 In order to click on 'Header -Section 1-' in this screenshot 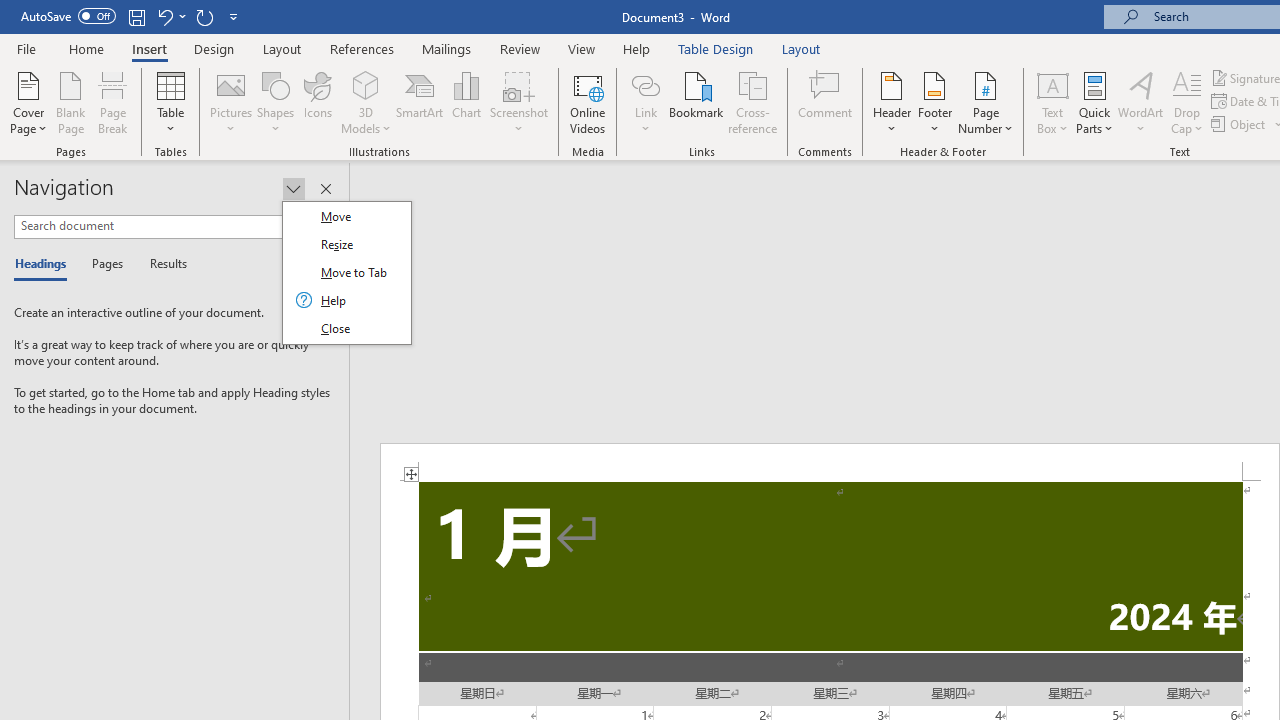, I will do `click(830, 462)`.